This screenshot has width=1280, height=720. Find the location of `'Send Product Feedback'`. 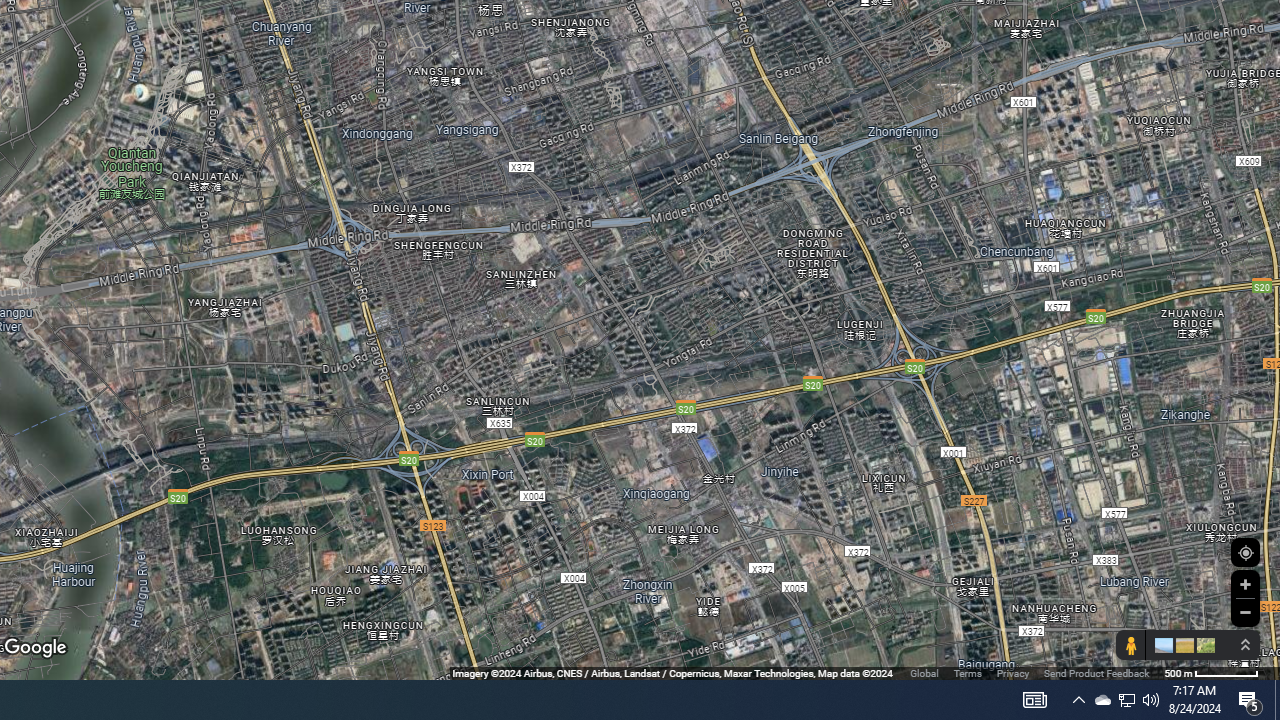

'Send Product Feedback' is located at coordinates (1095, 673).